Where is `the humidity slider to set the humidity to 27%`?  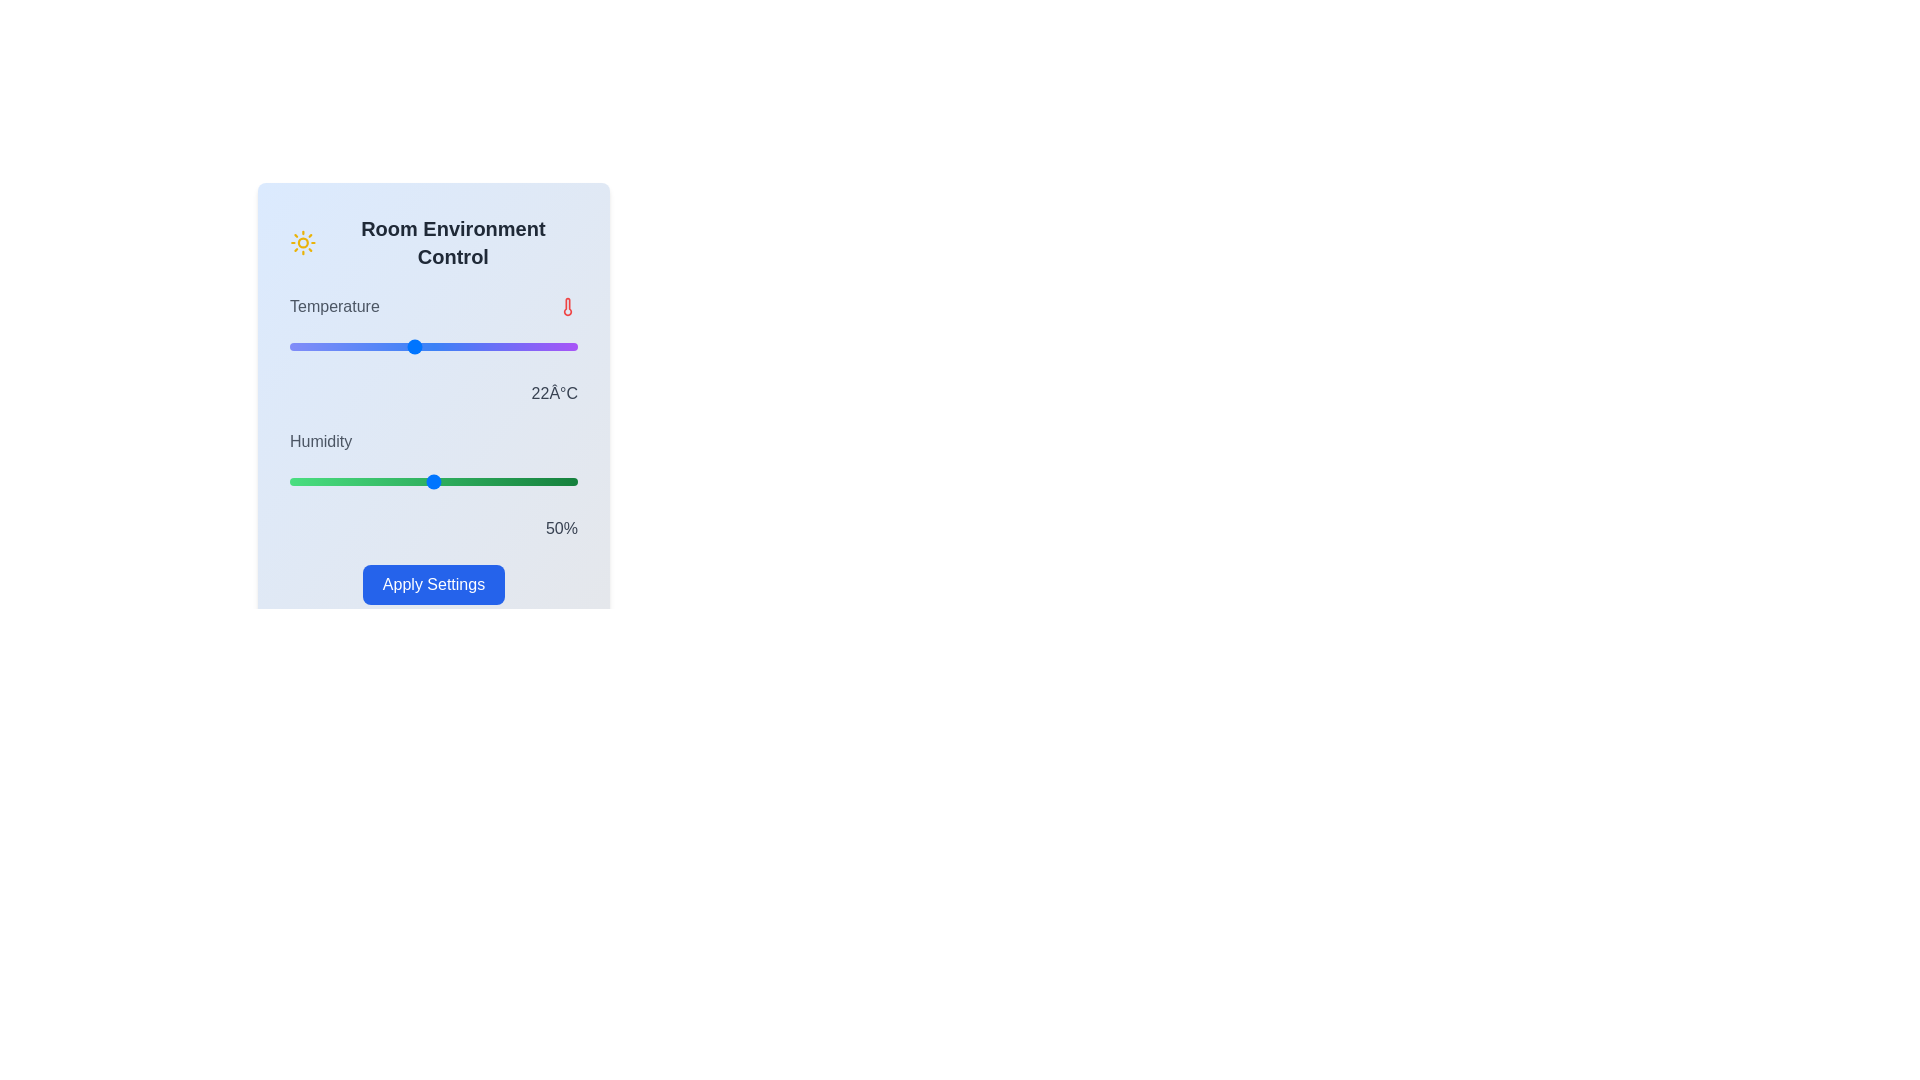
the humidity slider to set the humidity to 27% is located at coordinates (367, 482).